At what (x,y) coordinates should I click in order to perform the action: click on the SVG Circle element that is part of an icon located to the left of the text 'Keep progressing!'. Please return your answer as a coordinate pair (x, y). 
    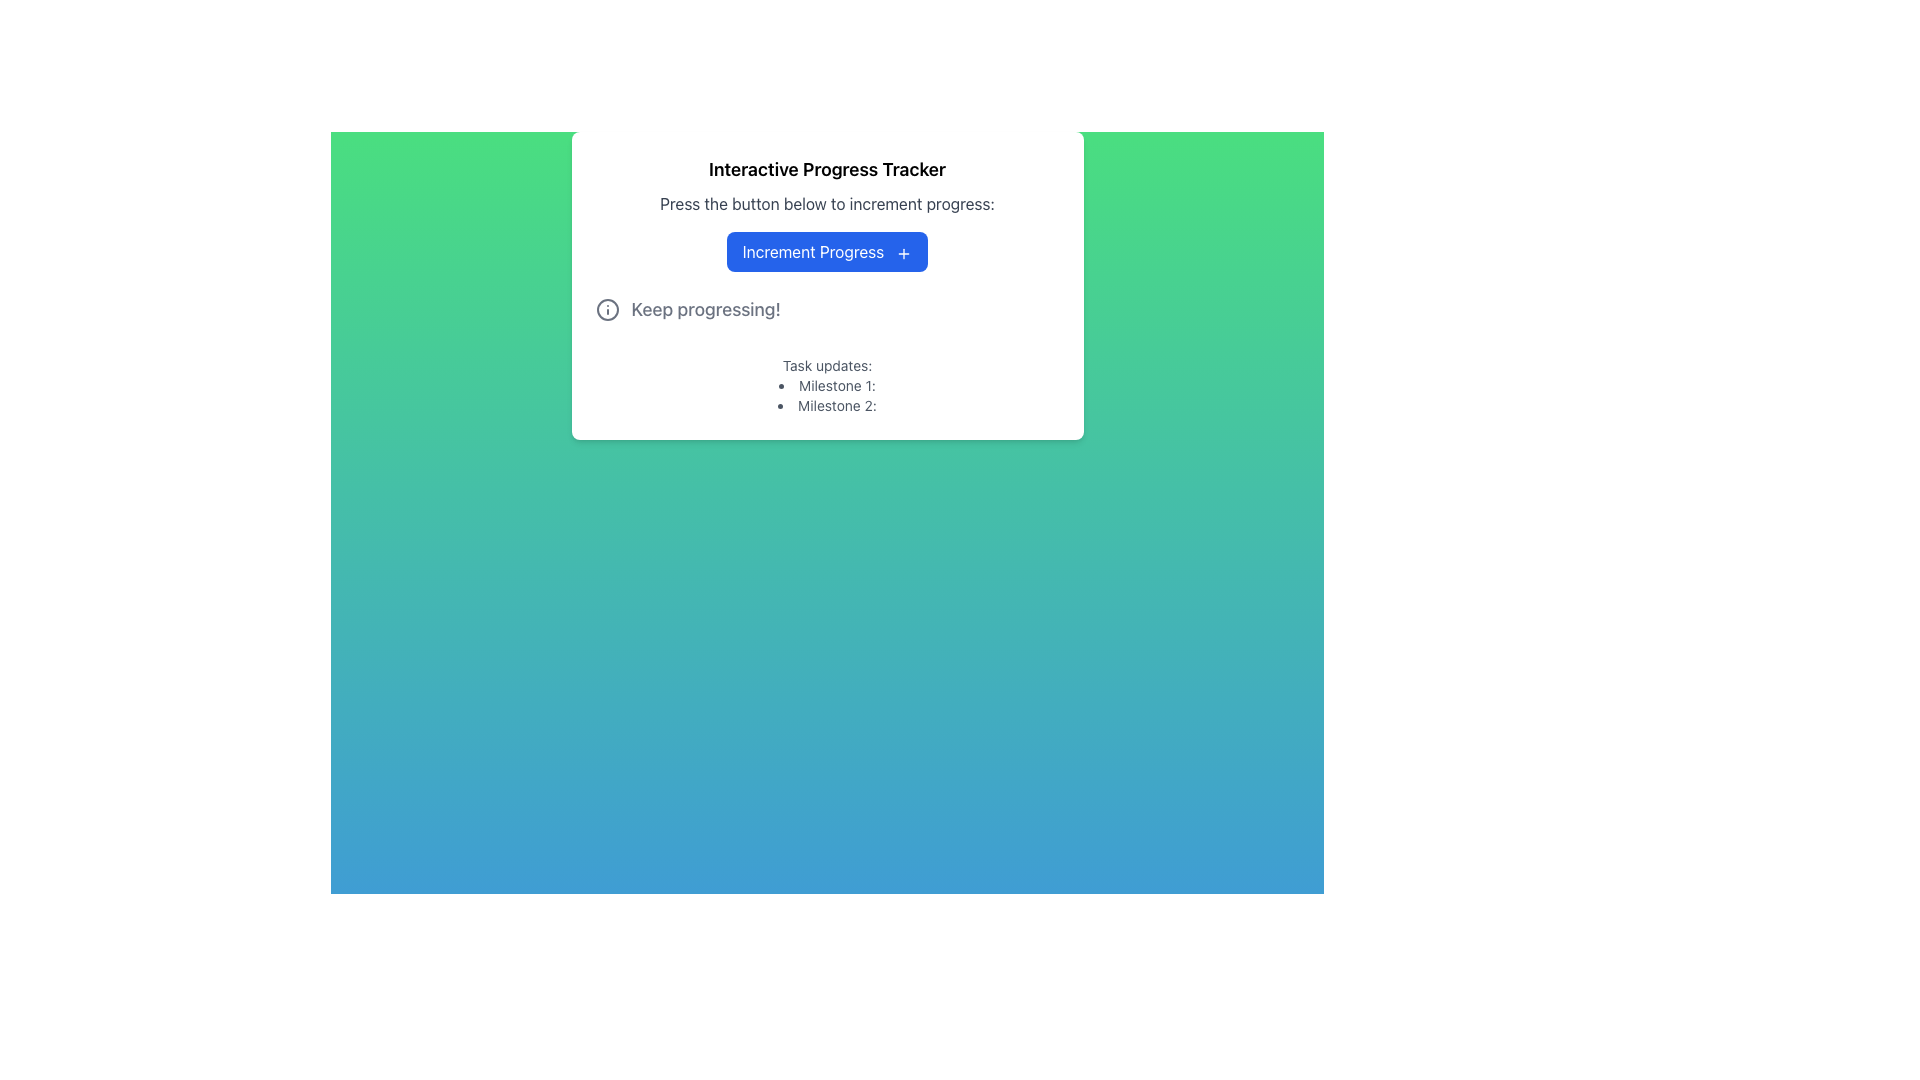
    Looking at the image, I should click on (606, 309).